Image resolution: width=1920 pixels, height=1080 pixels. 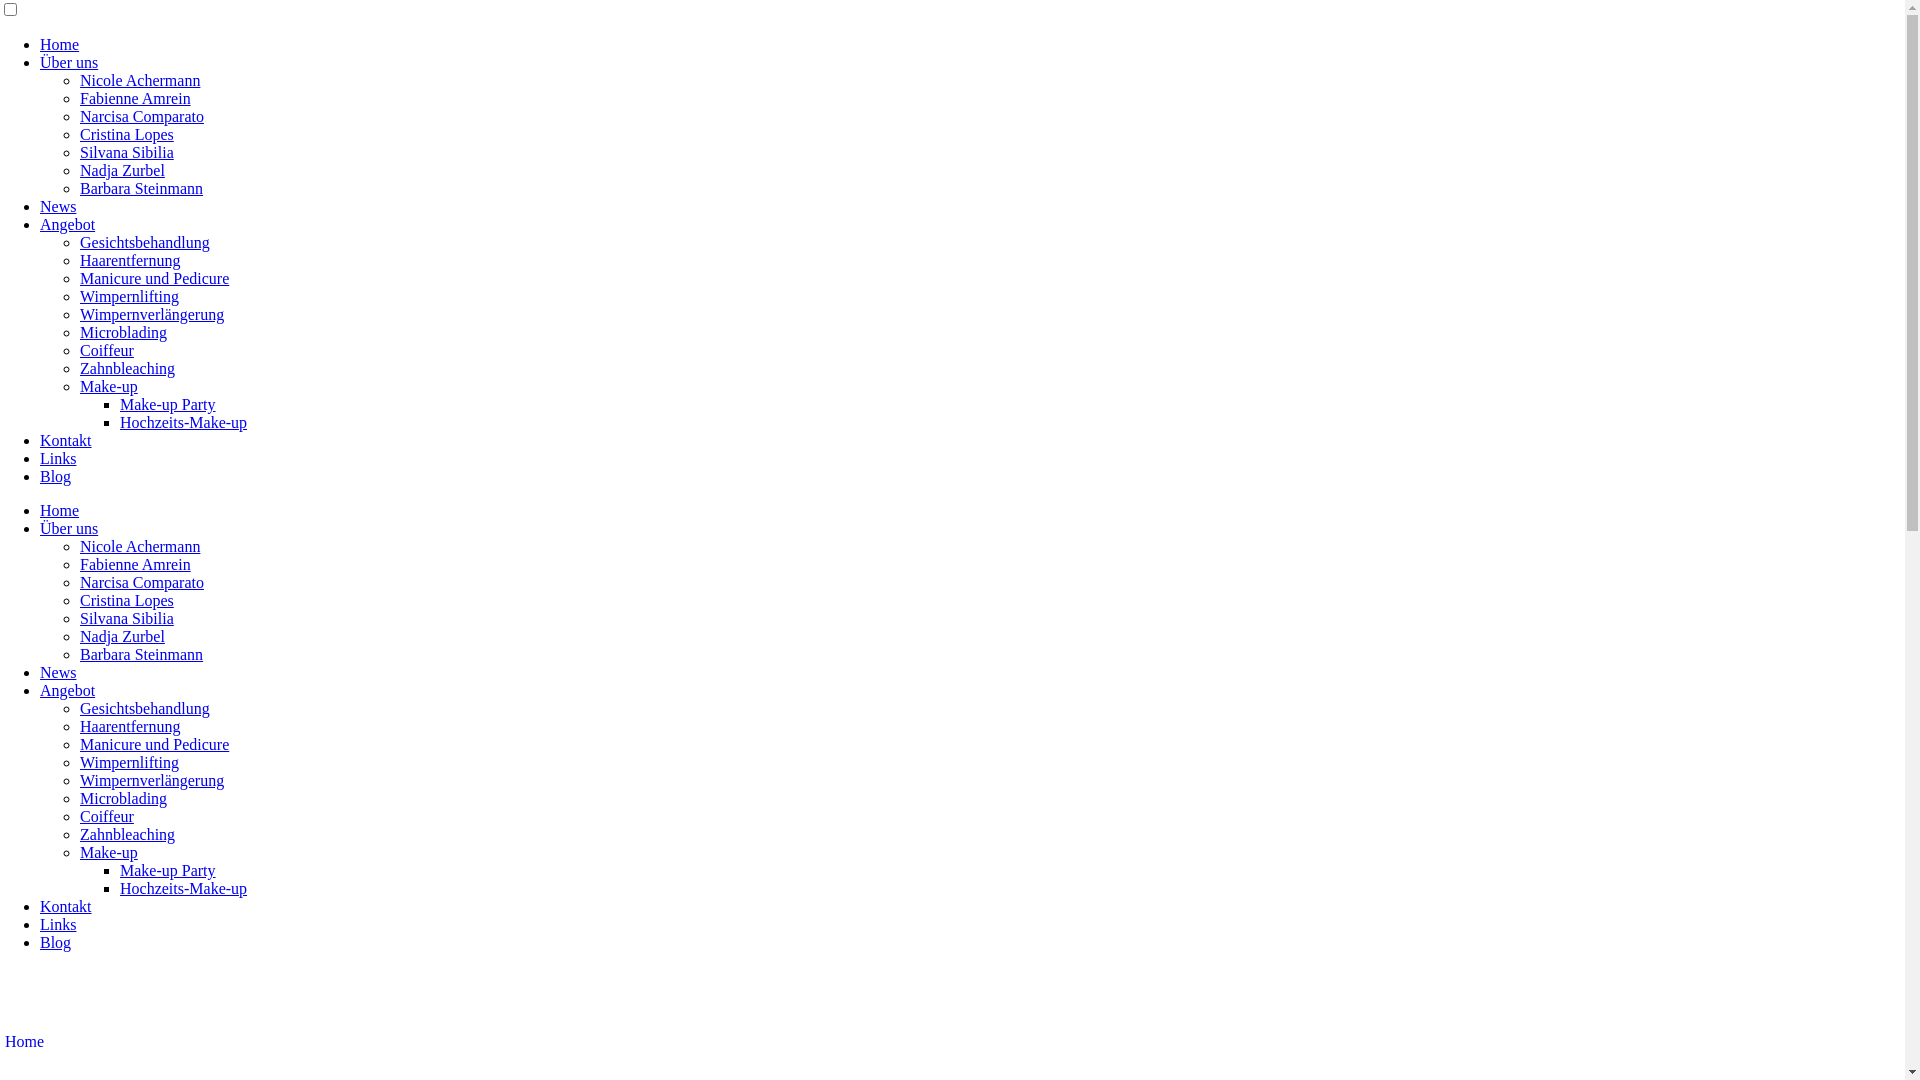 What do you see at coordinates (121, 636) in the screenshot?
I see `'Nadja Zurbel'` at bounding box center [121, 636].